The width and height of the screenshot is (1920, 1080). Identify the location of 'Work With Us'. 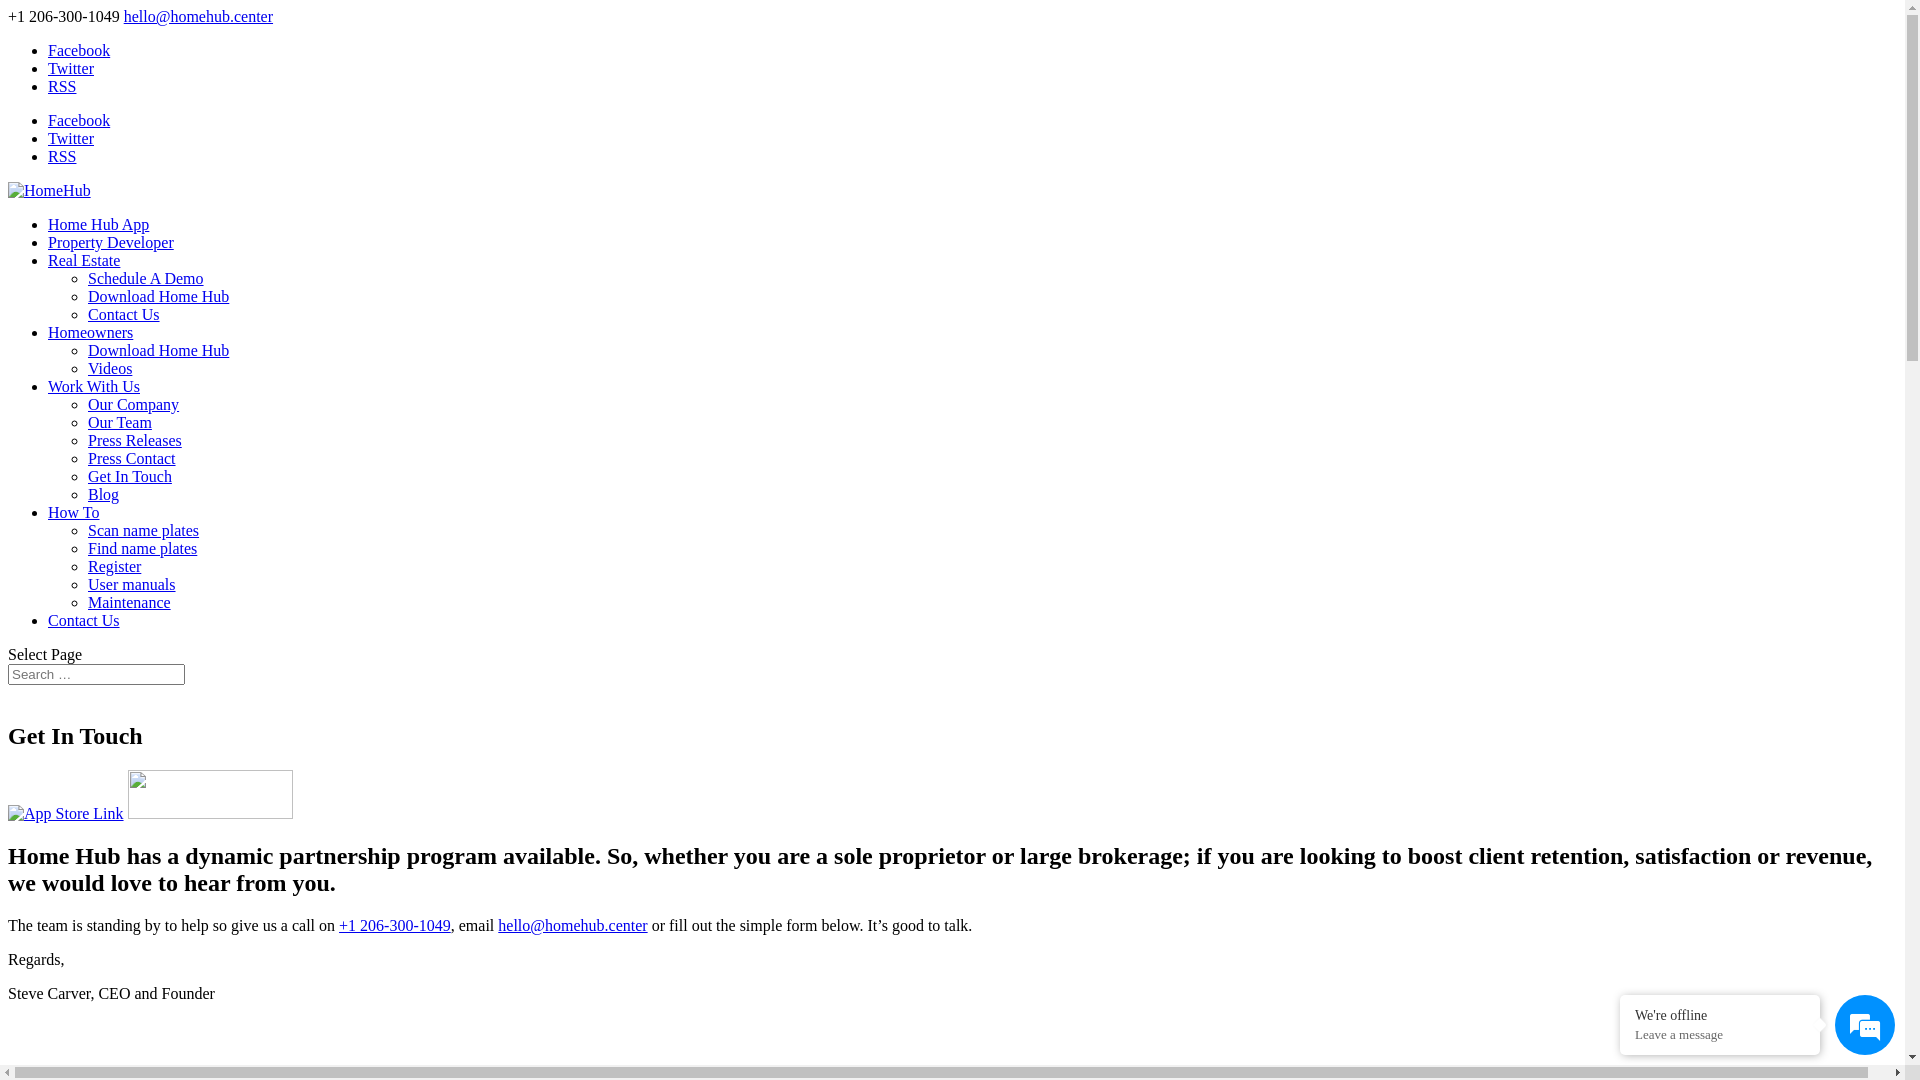
(93, 386).